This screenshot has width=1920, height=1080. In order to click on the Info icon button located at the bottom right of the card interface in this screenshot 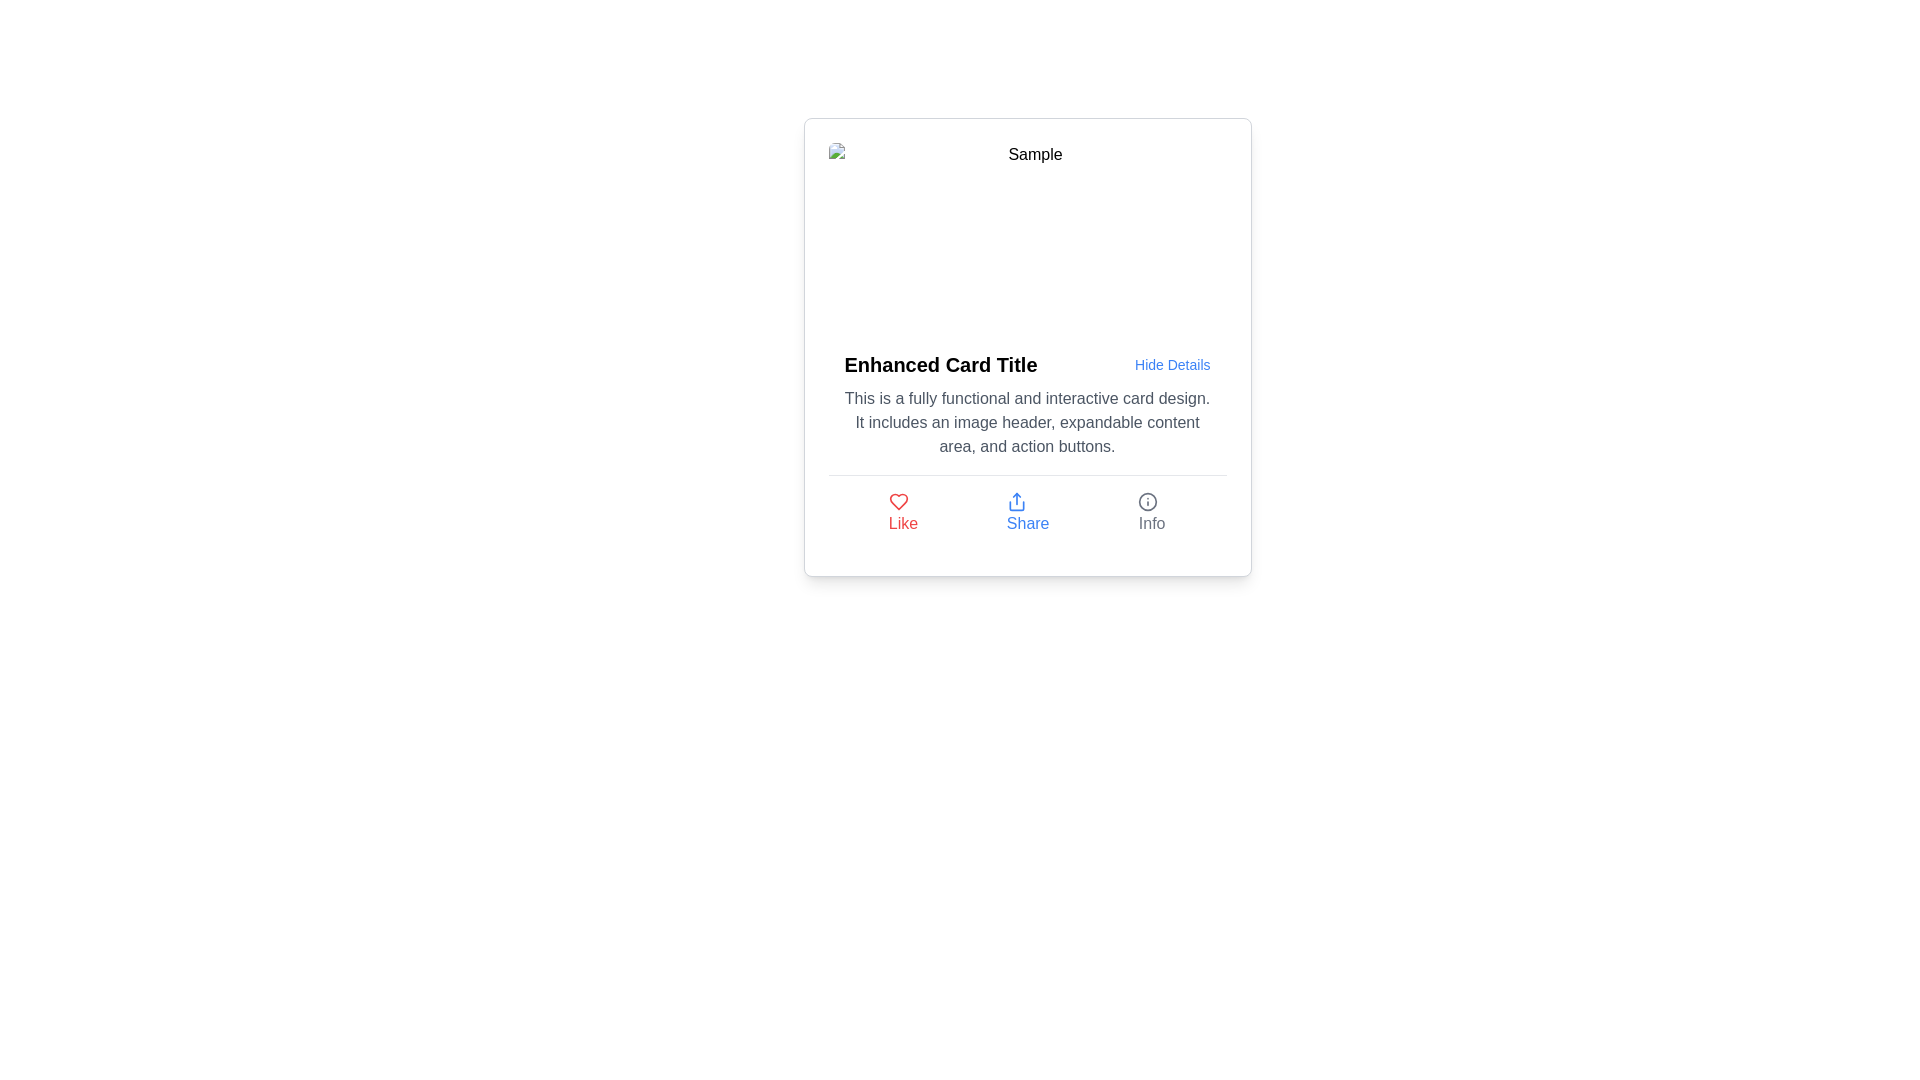, I will do `click(1148, 500)`.